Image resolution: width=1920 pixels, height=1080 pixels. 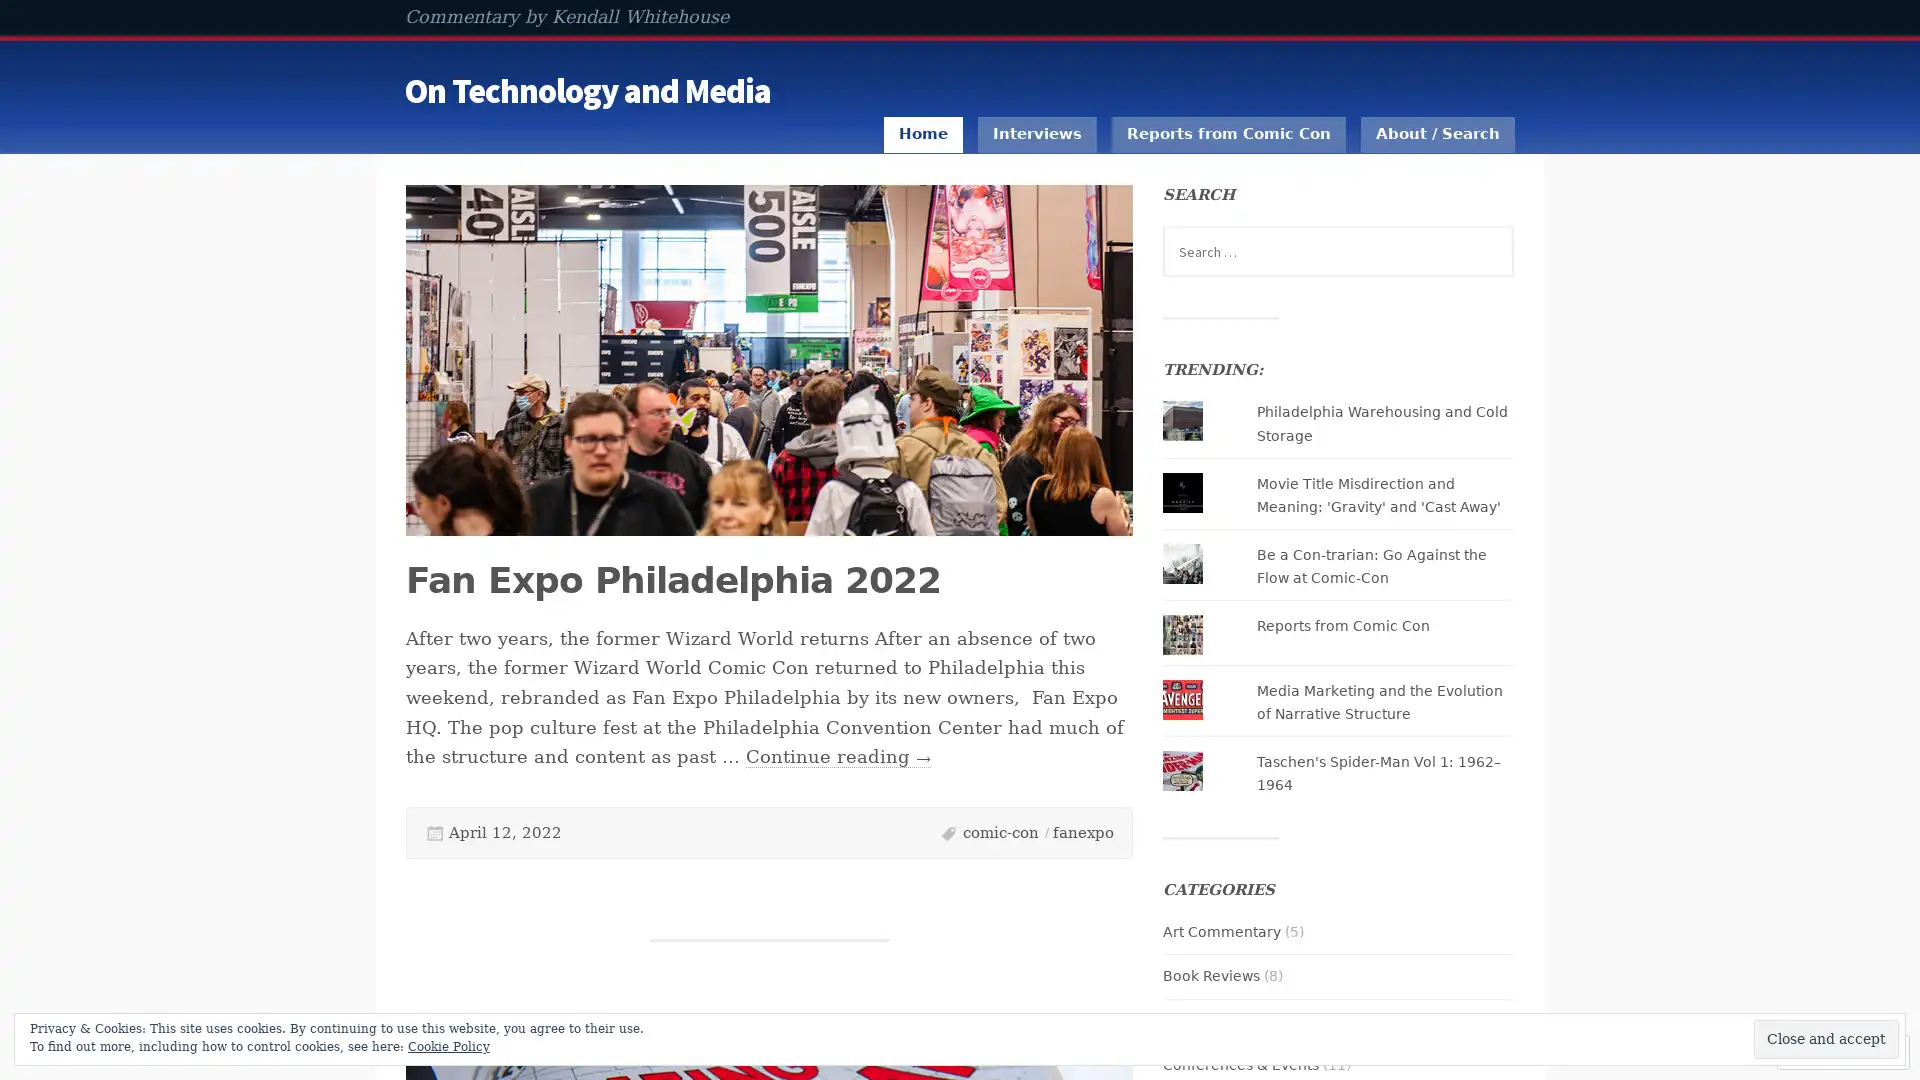 I want to click on Close and accept, so click(x=1826, y=1038).